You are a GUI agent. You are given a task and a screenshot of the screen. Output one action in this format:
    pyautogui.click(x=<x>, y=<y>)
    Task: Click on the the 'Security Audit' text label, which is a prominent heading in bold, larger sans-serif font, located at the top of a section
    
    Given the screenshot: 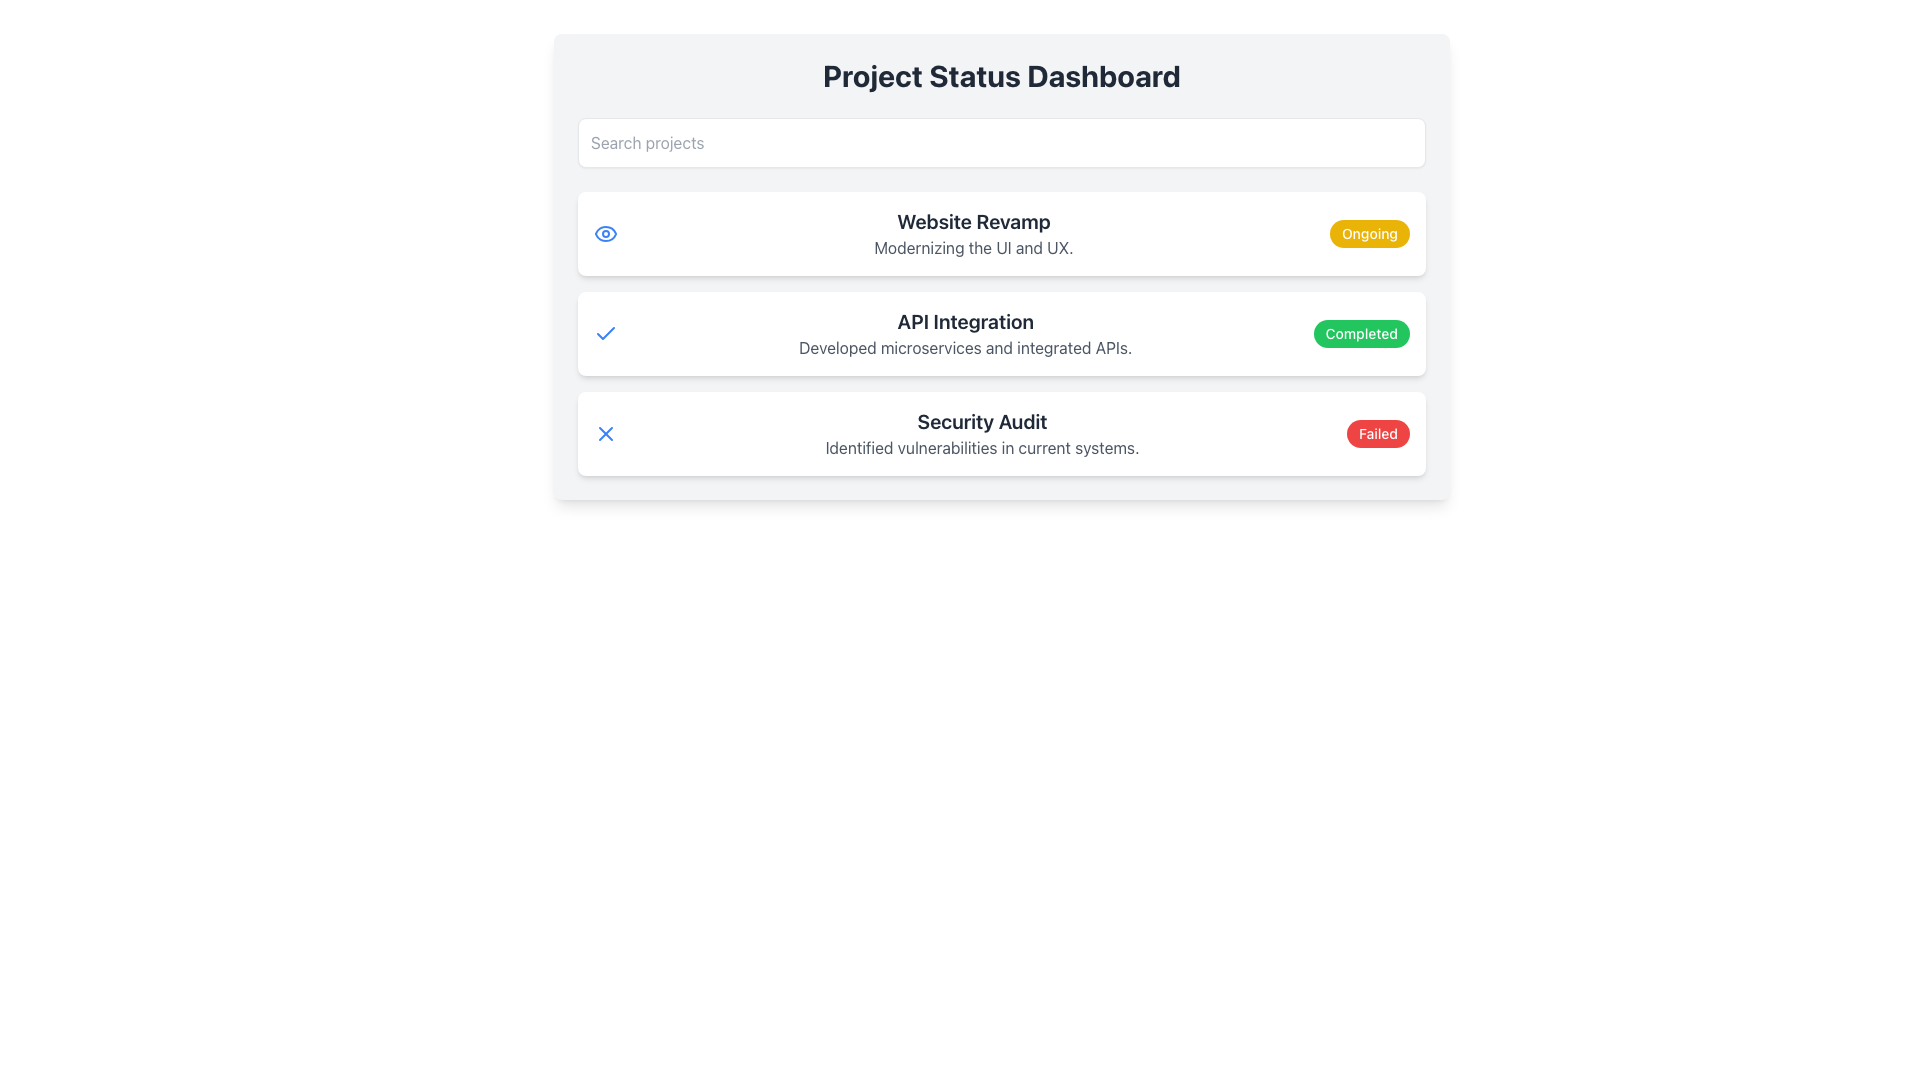 What is the action you would take?
    pyautogui.click(x=982, y=420)
    